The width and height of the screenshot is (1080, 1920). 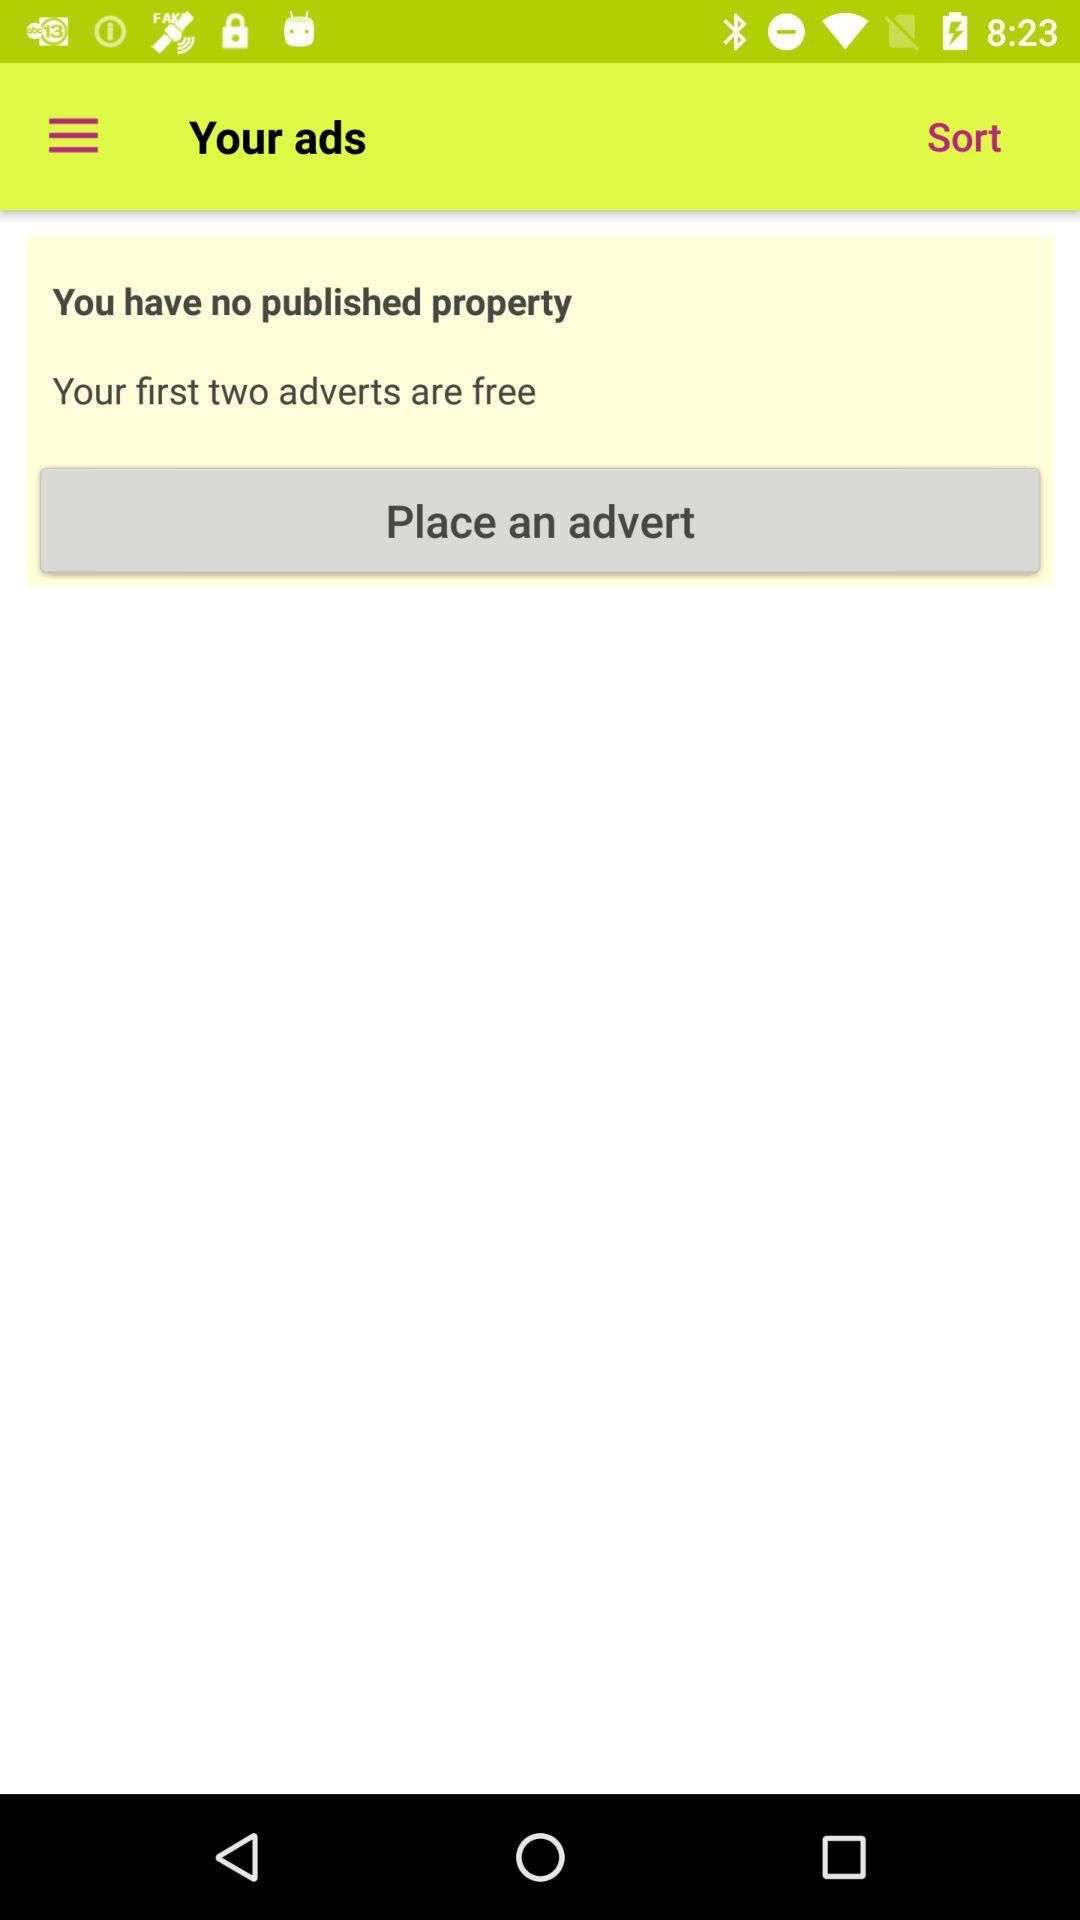 I want to click on the item next to your ads item, so click(x=963, y=135).